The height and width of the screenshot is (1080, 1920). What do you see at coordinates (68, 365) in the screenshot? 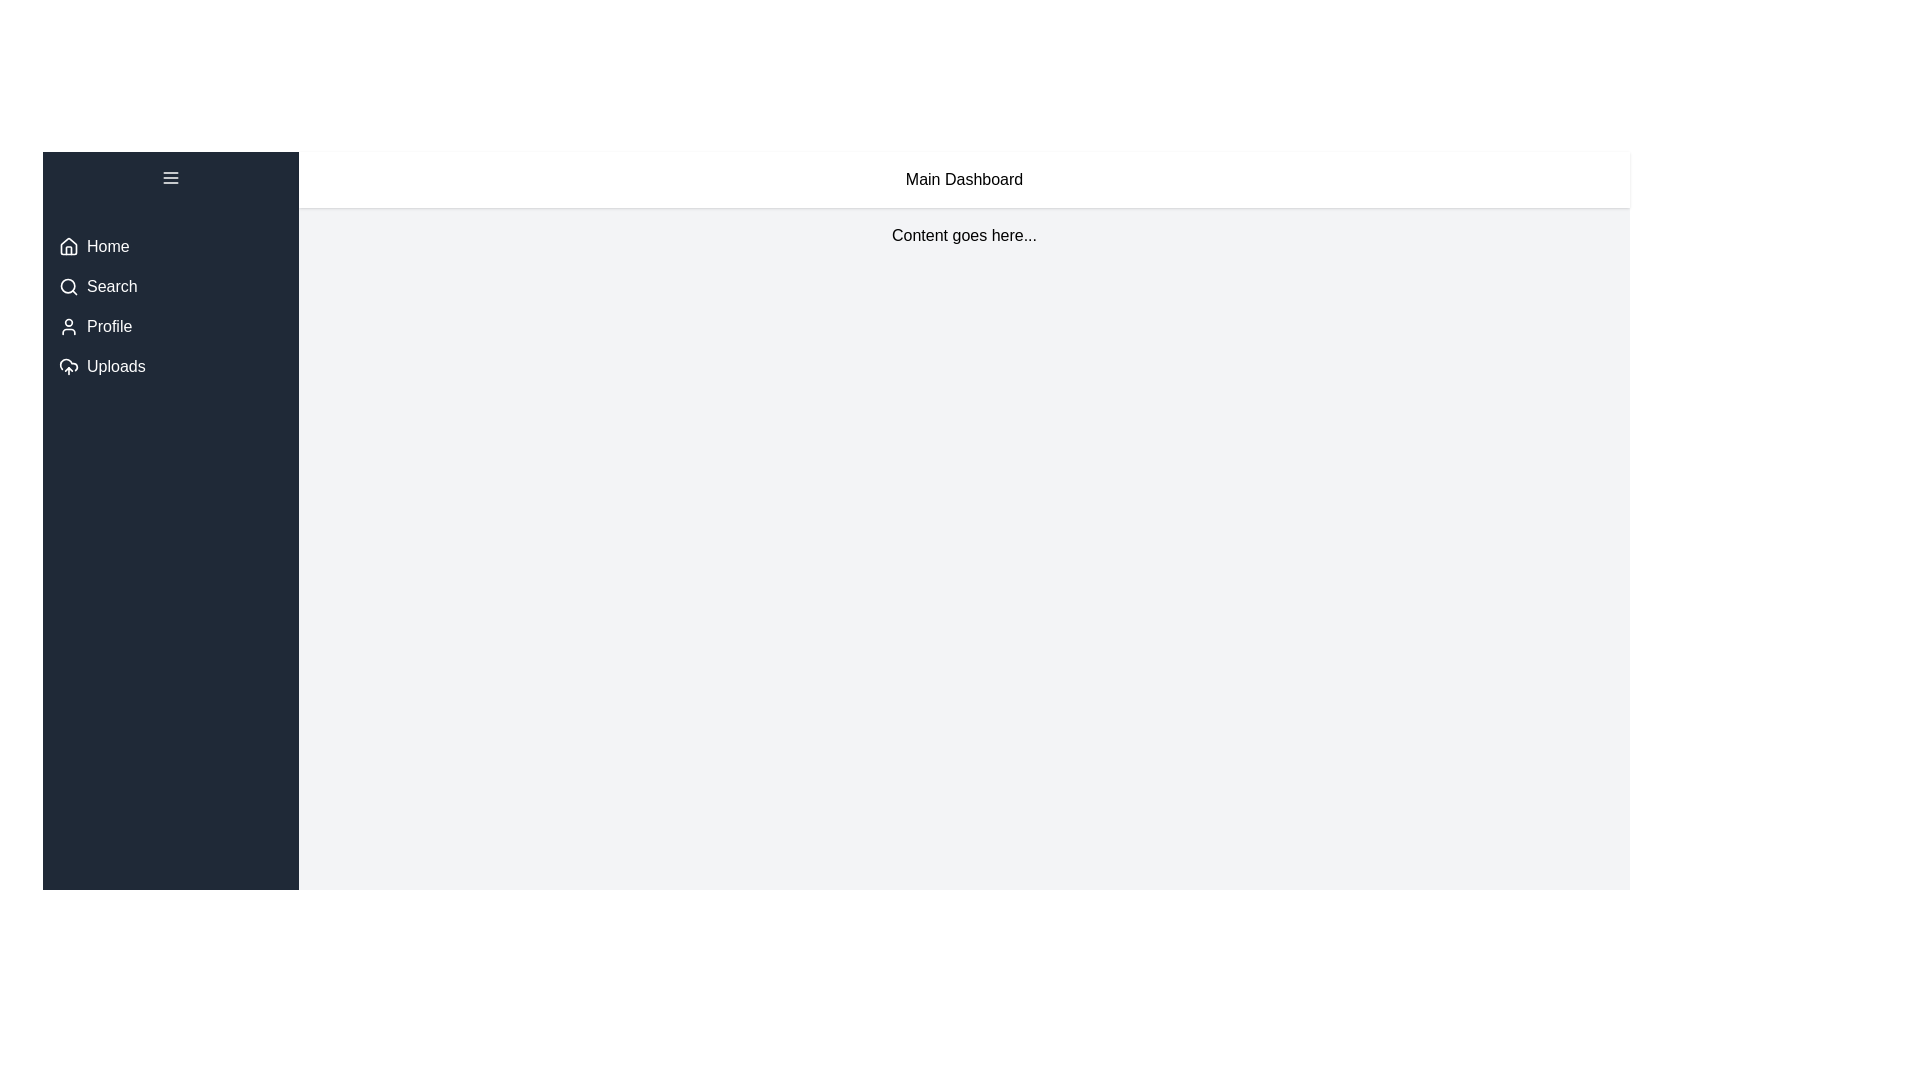
I see `SVG properties of the 'Upload' functionality represented by the cloud graphic in the vertical navigation bar` at bounding box center [68, 365].